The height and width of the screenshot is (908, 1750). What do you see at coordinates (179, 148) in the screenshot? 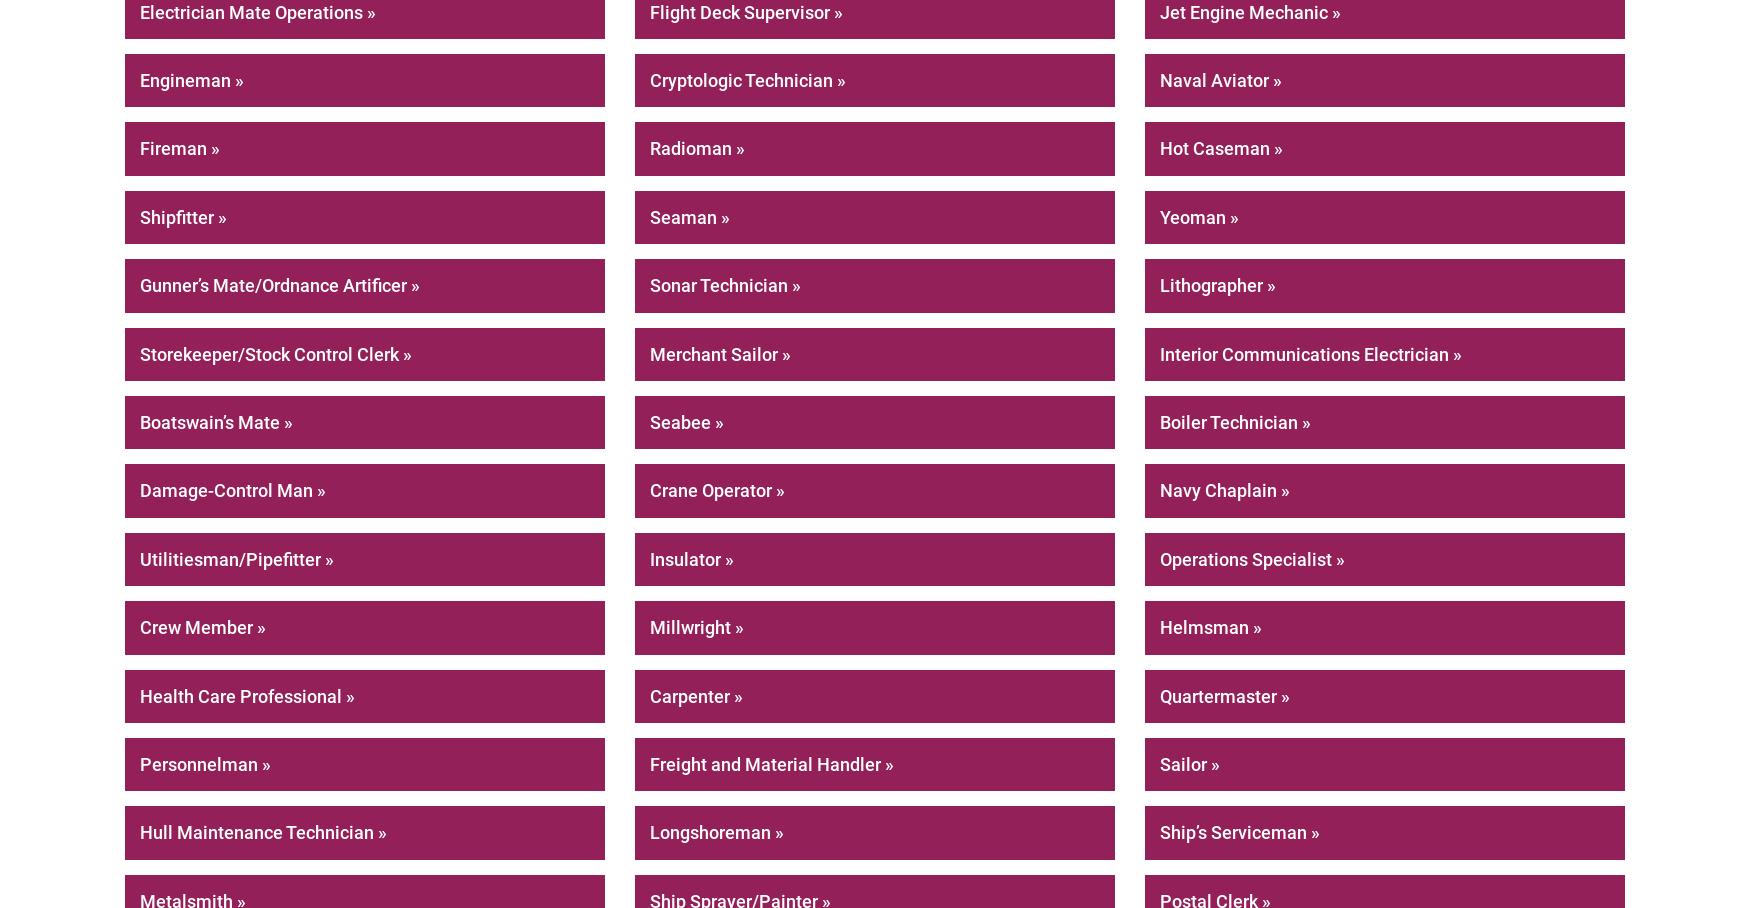
I see `'Fireman »'` at bounding box center [179, 148].